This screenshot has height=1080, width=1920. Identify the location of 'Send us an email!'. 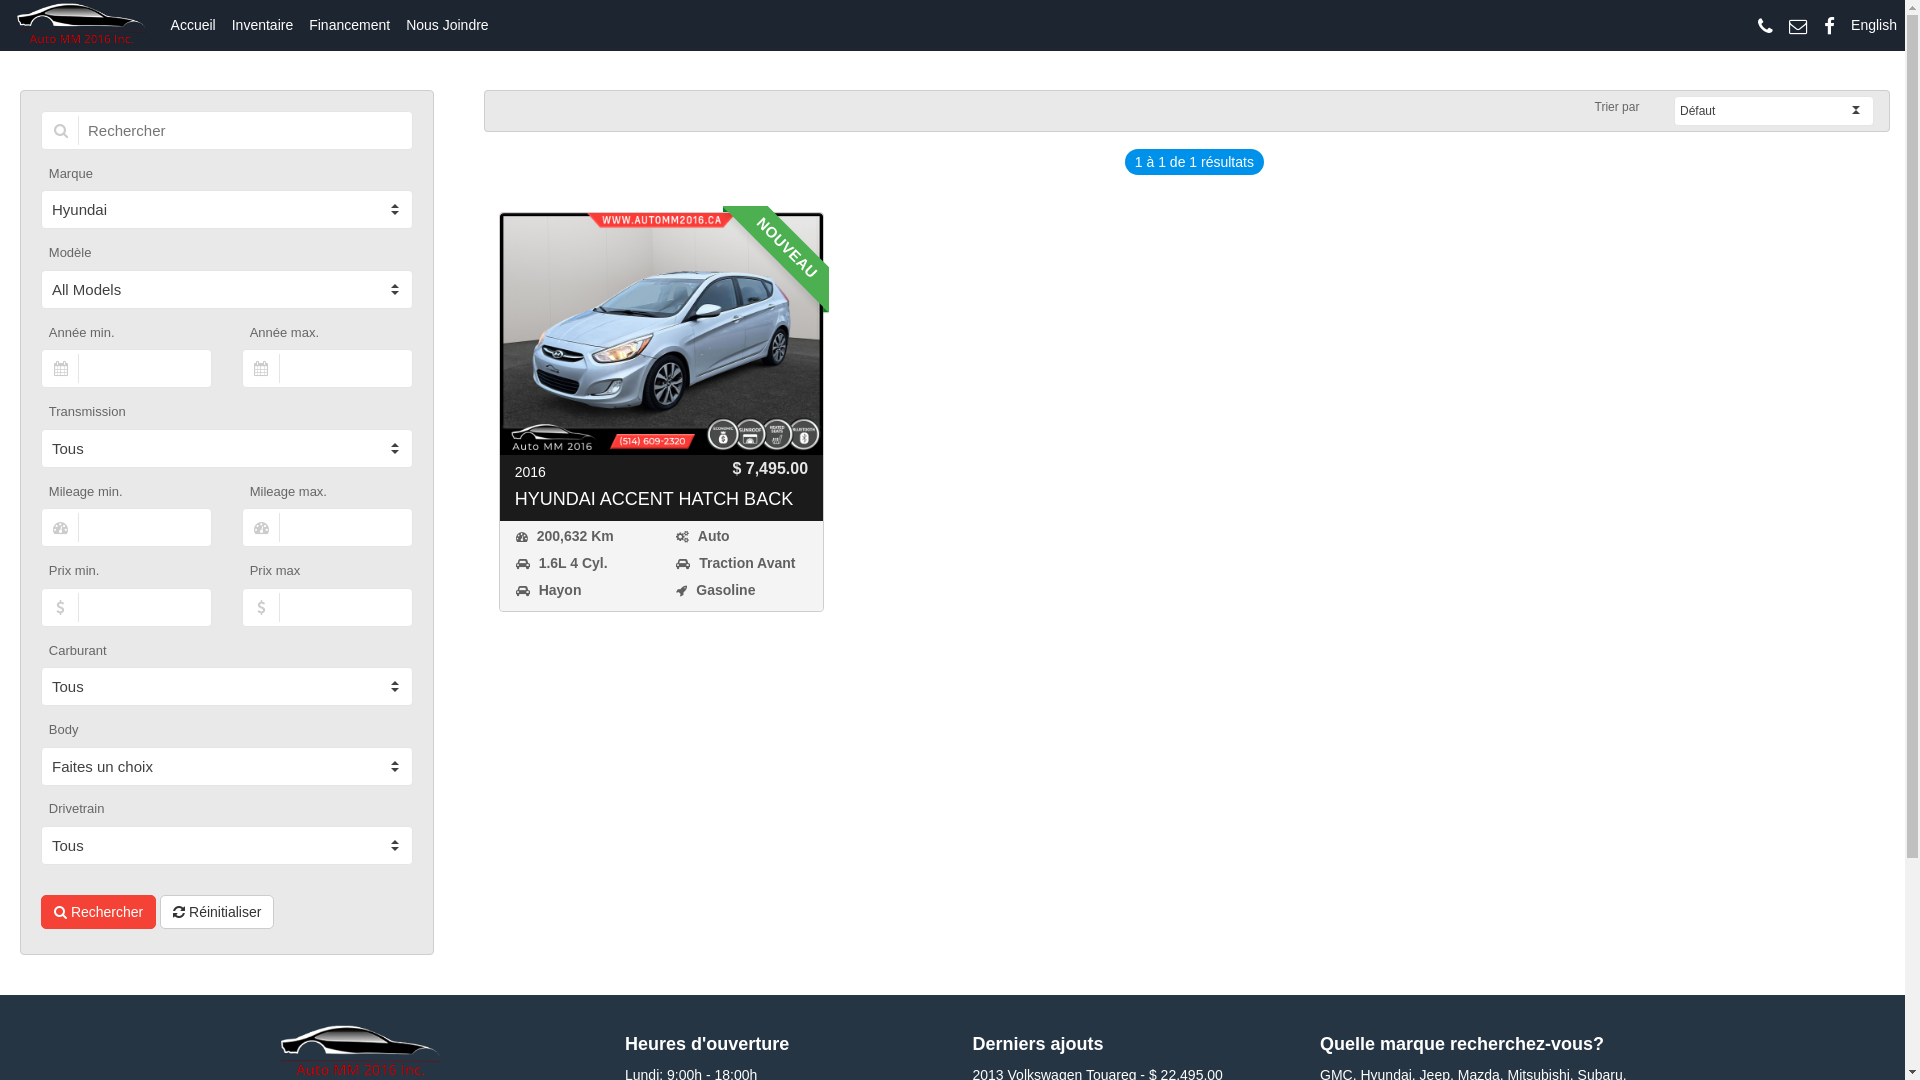
(1780, 27).